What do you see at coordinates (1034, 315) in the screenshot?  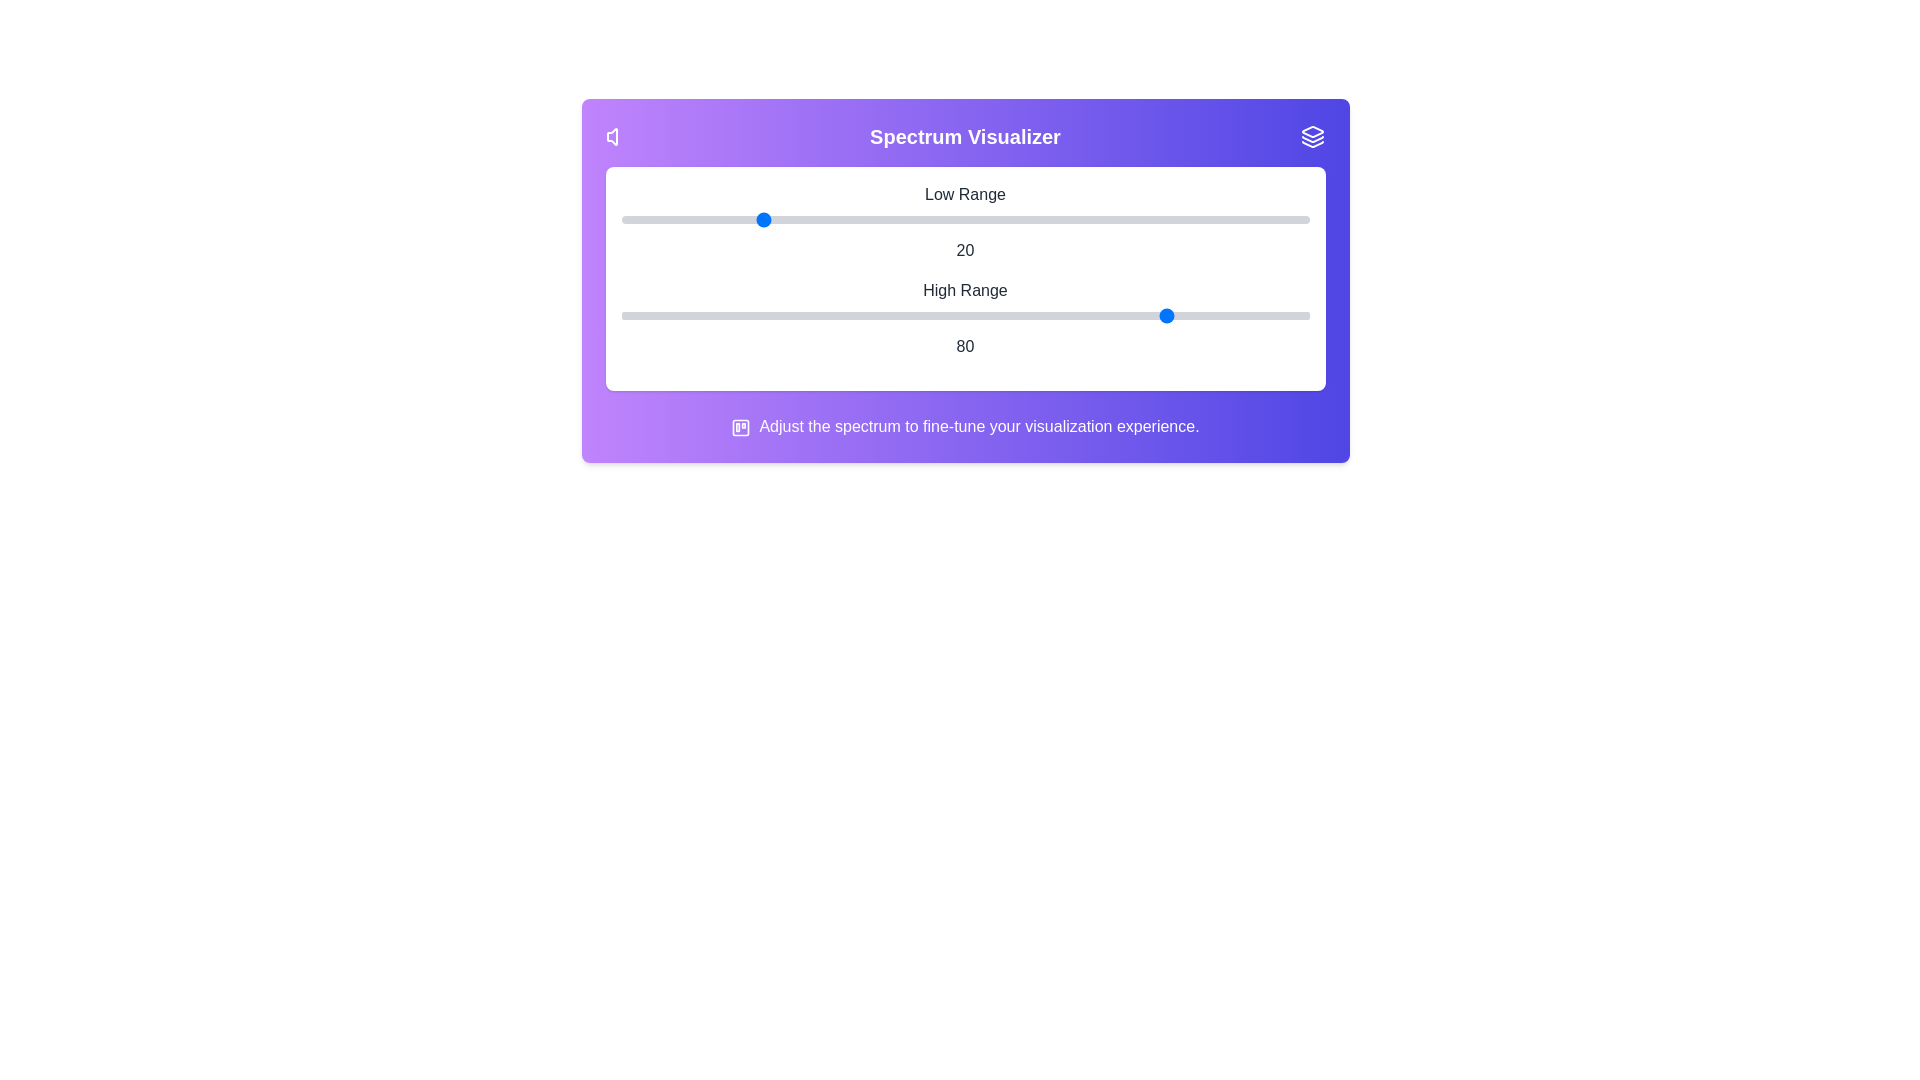 I see `the high range slider to 60` at bounding box center [1034, 315].